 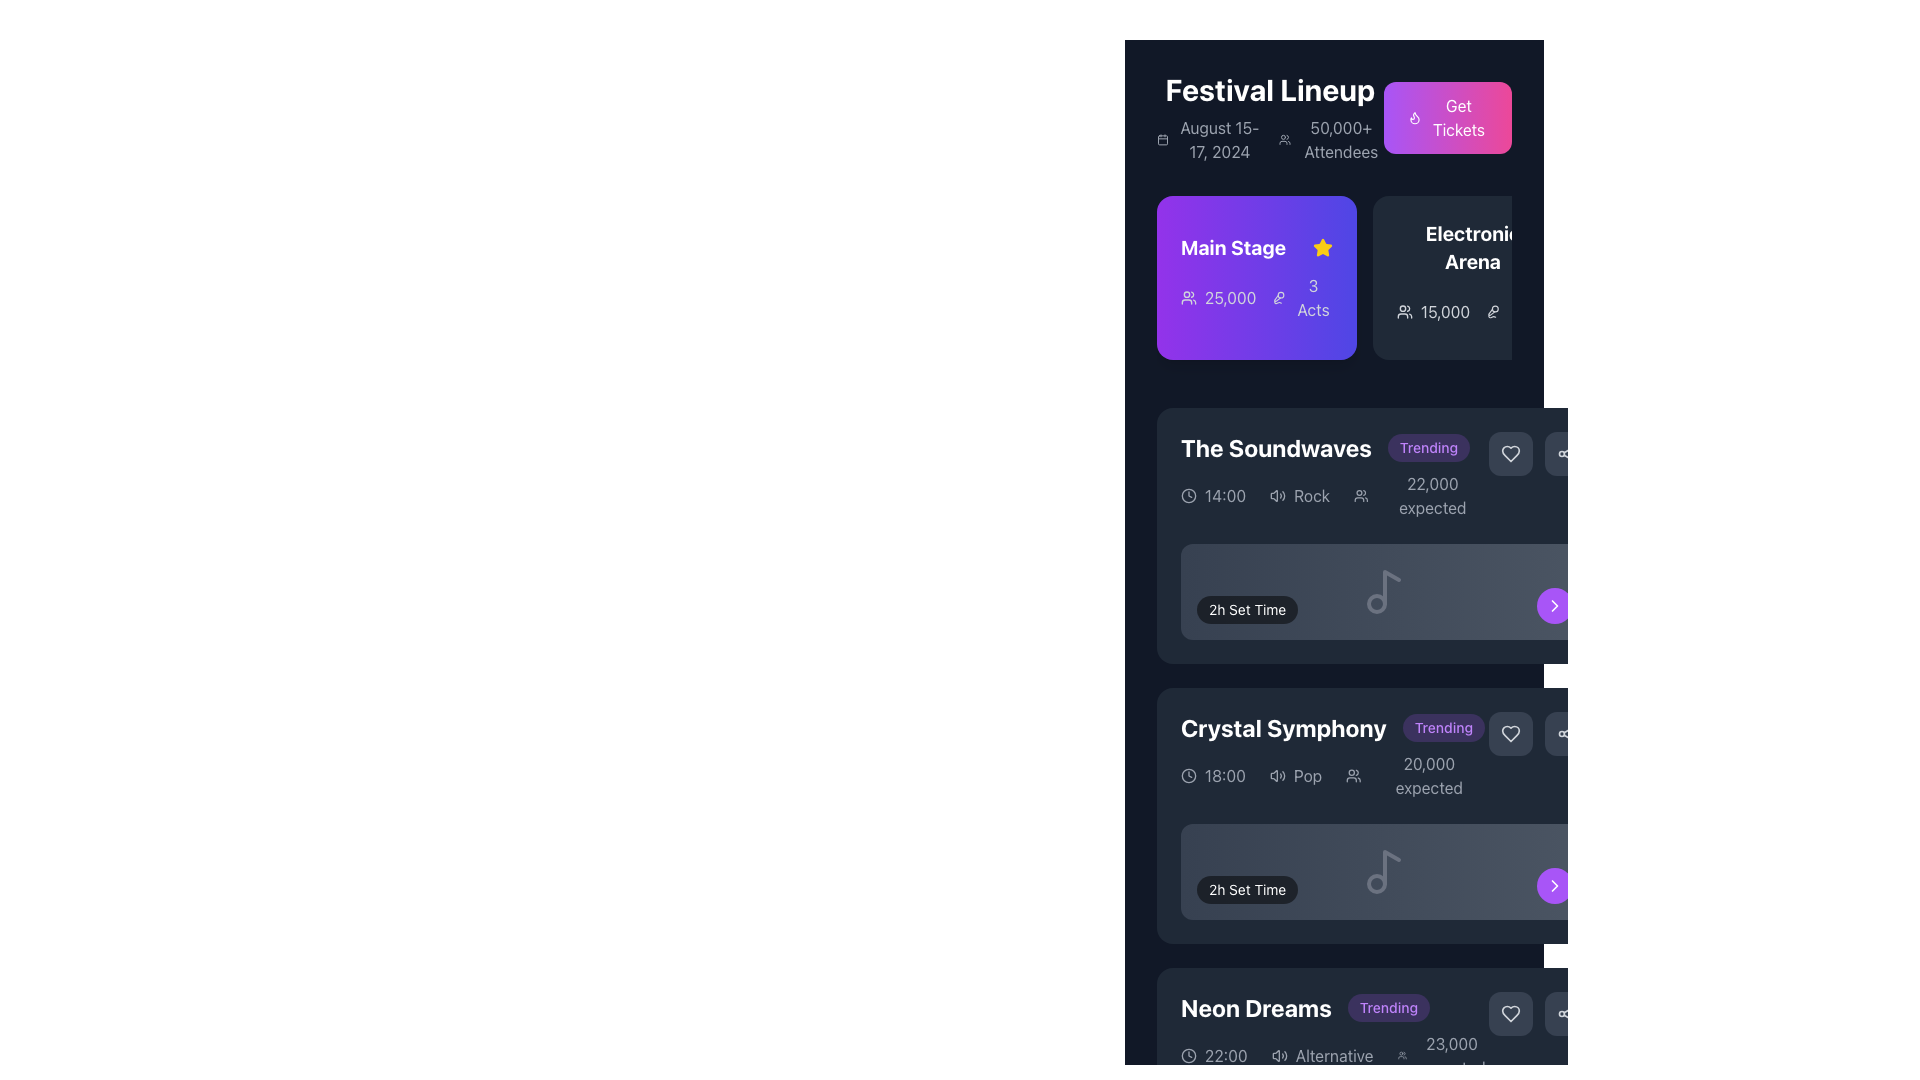 What do you see at coordinates (1511, 454) in the screenshot?
I see `the heart-shaped button outlined in white, which is located centrally within a dark-gray rounded corner background` at bounding box center [1511, 454].